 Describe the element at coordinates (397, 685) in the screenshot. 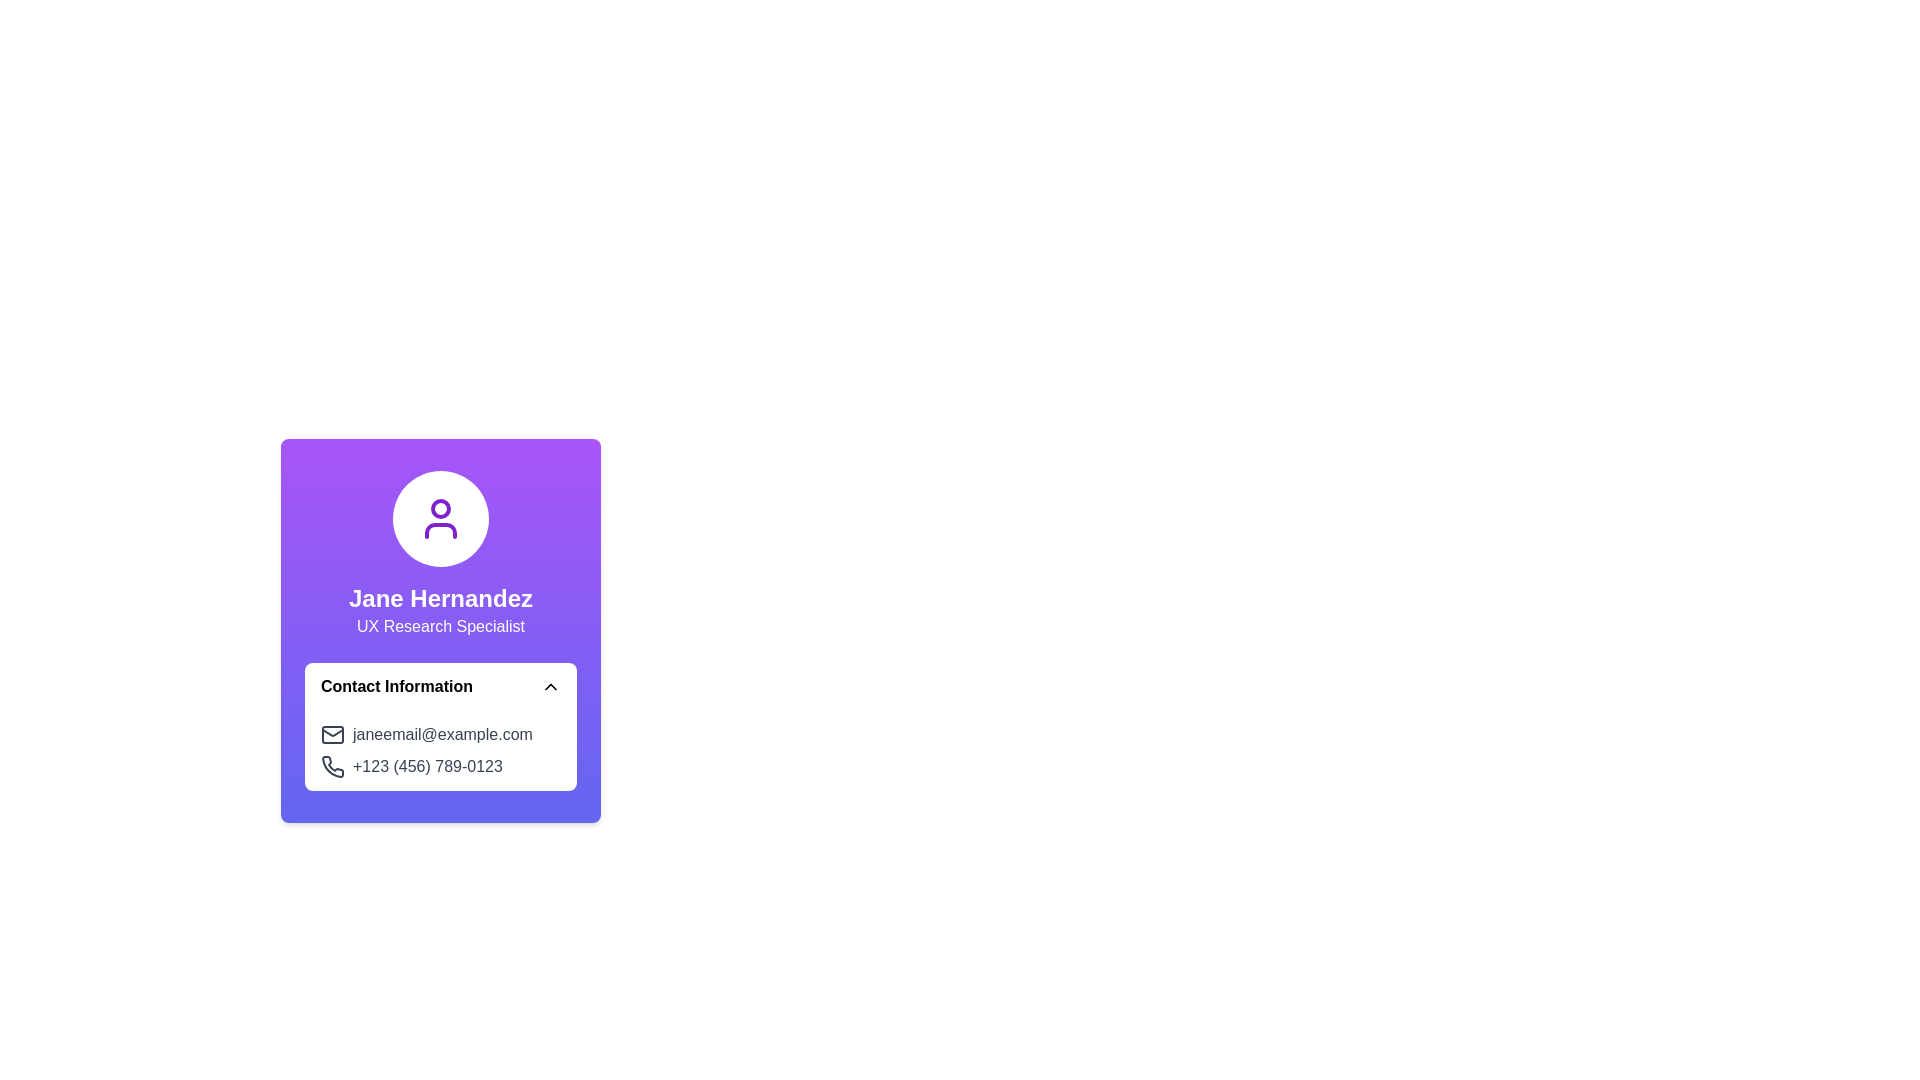

I see `the bold text label displaying 'Contact Information' that is prominently styled within a white card beneath a purple header` at that location.